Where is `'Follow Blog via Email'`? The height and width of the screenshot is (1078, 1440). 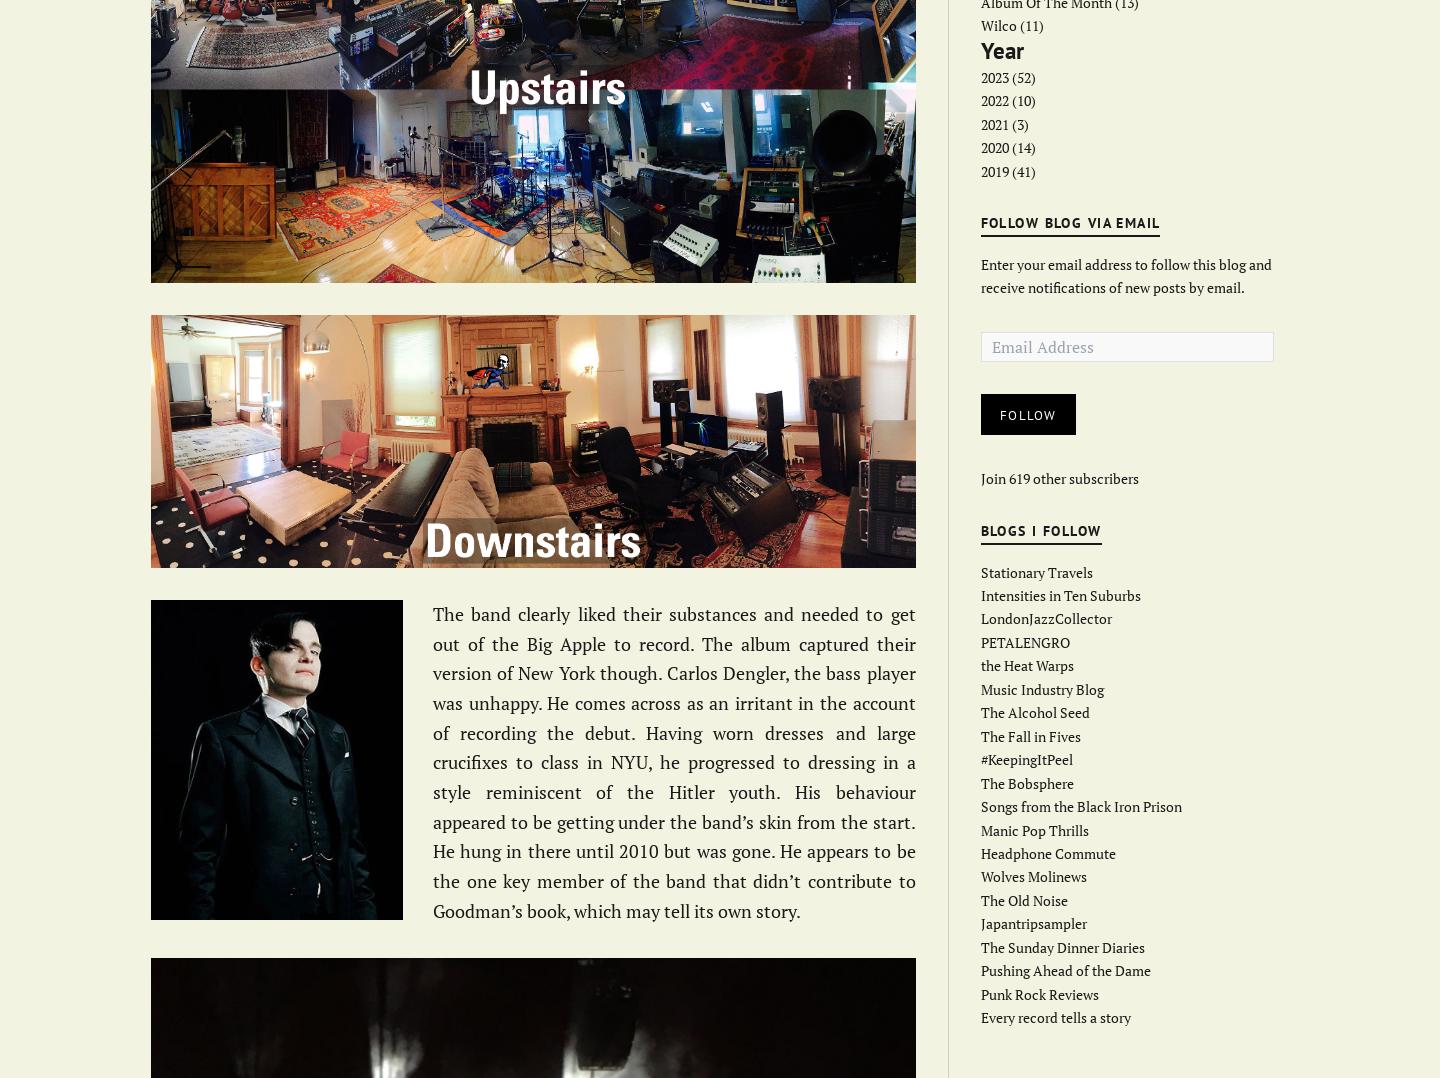 'Follow Blog via Email' is located at coordinates (1070, 223).